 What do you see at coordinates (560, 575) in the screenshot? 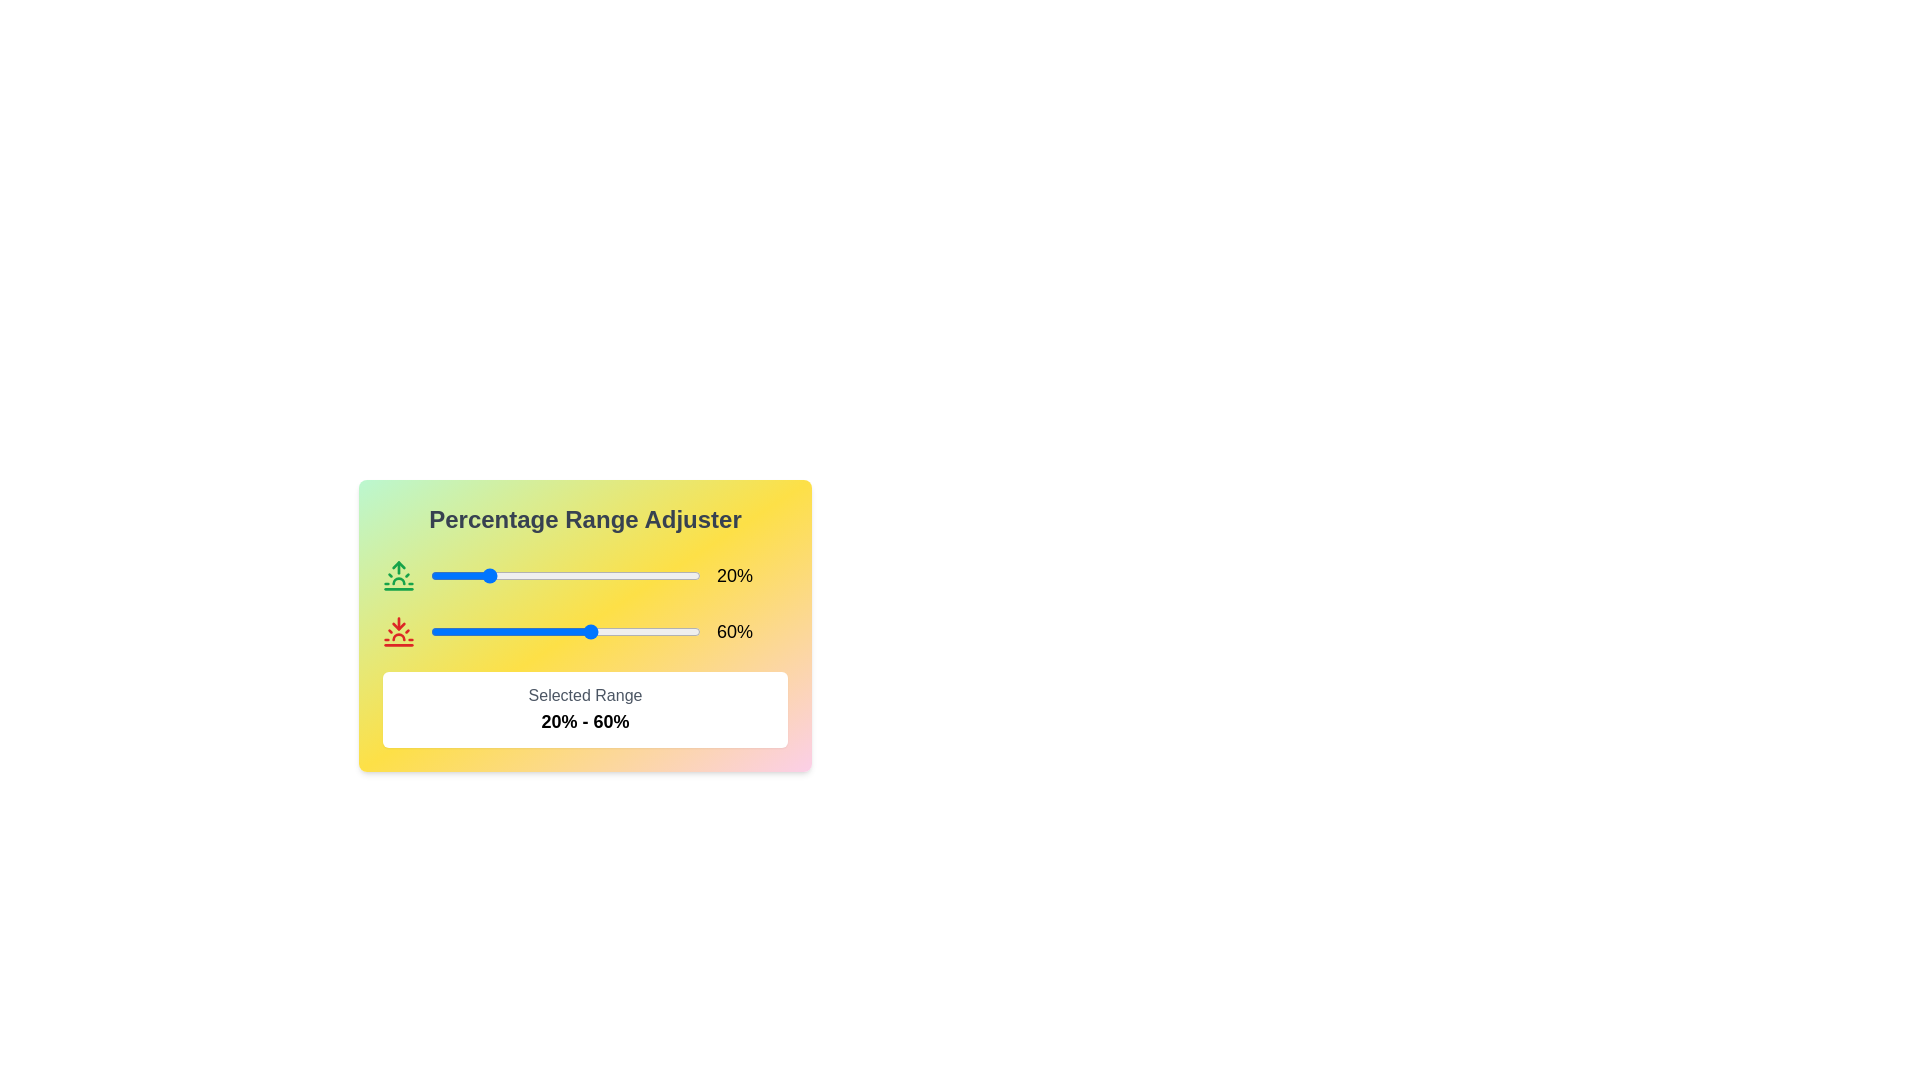
I see `the slider` at bounding box center [560, 575].